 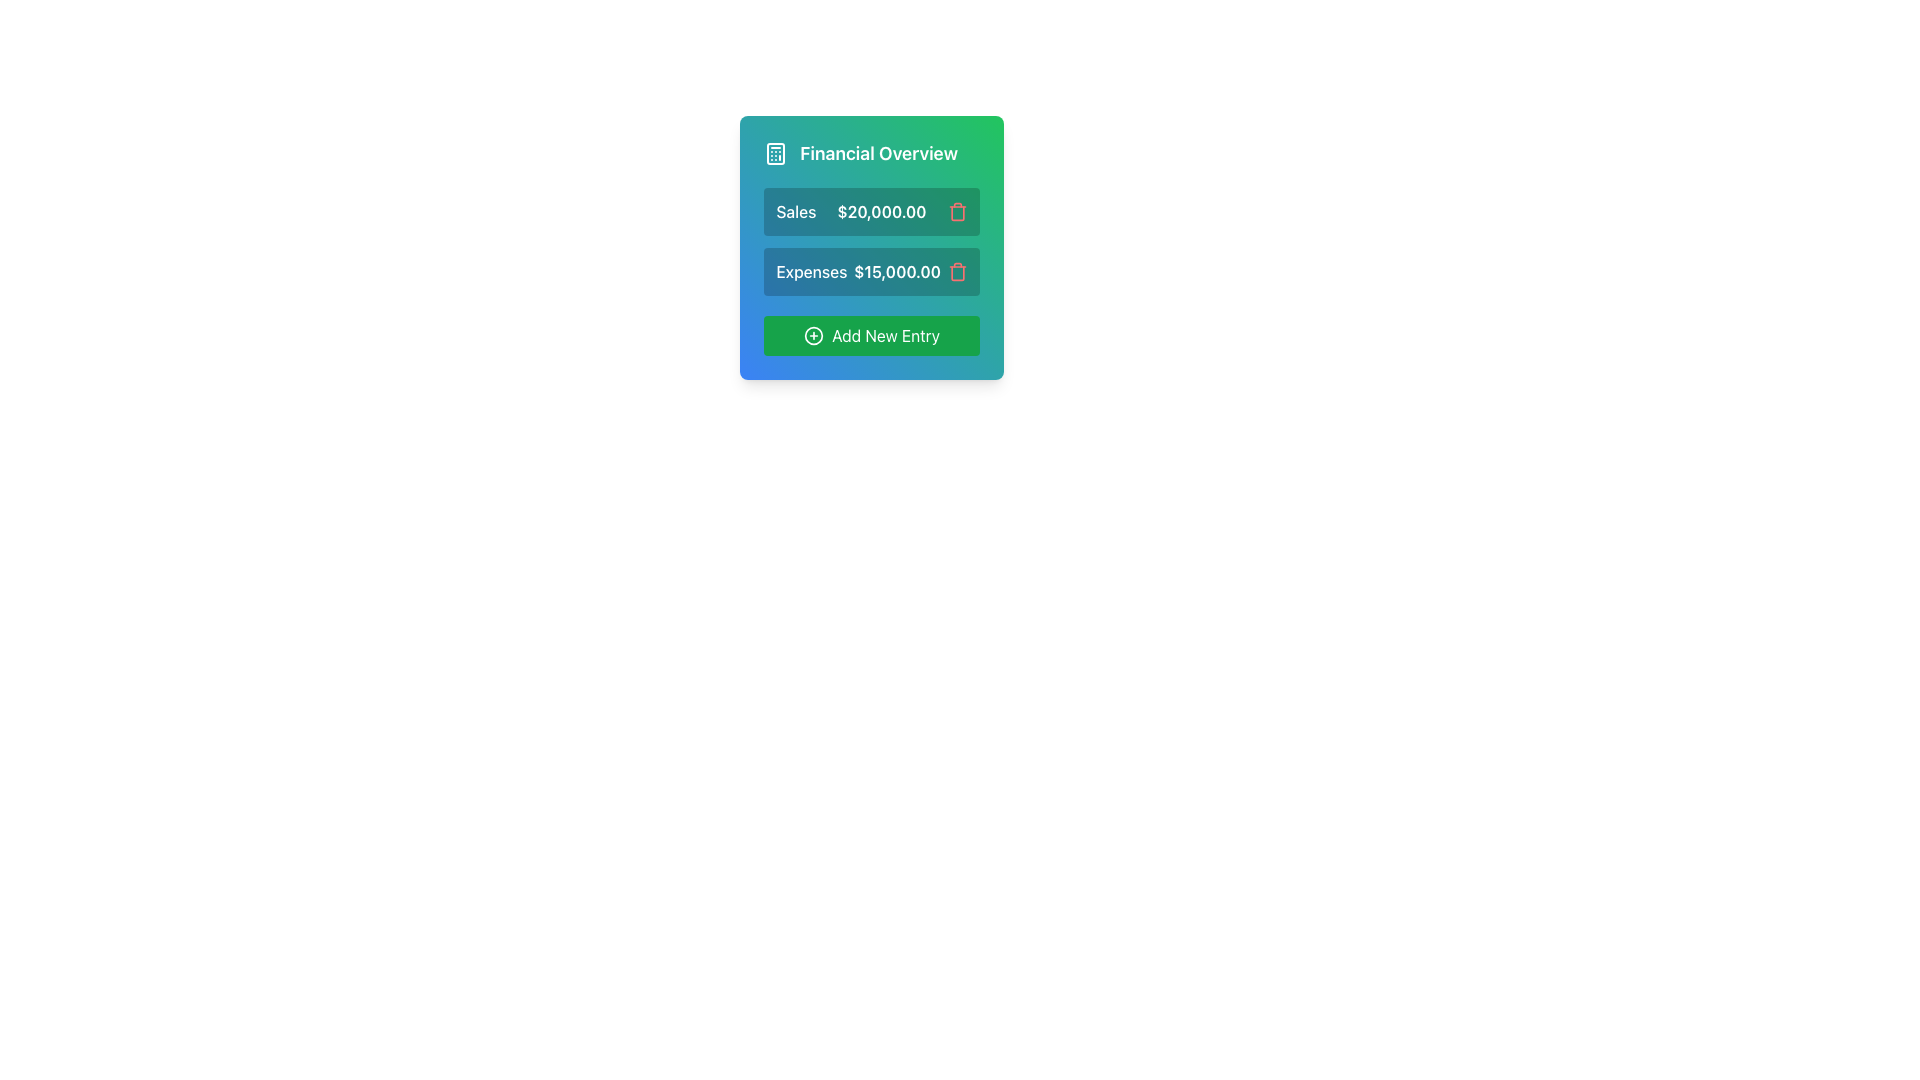 What do you see at coordinates (811, 272) in the screenshot?
I see `the 'Expenses' label that identifies the associated value of $15,000.00 in the Financial Overview section` at bounding box center [811, 272].